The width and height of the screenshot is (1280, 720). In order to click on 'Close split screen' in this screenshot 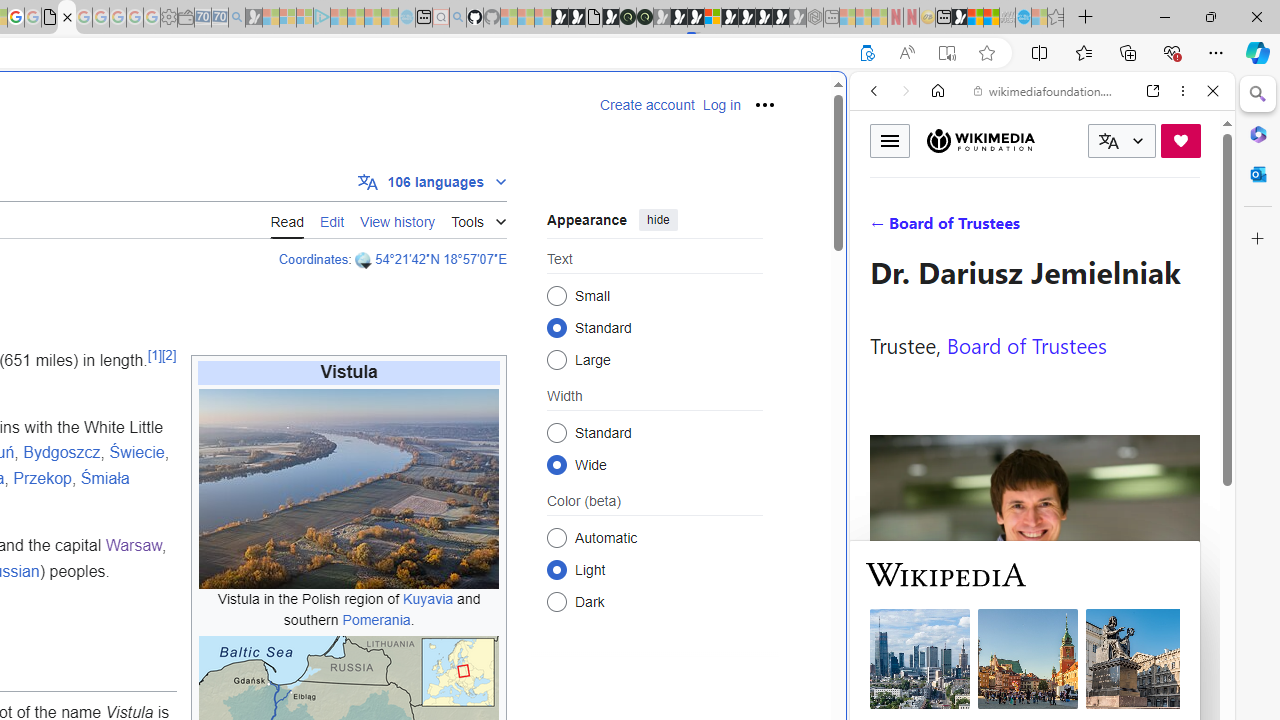, I will do `click(844, 102)`.